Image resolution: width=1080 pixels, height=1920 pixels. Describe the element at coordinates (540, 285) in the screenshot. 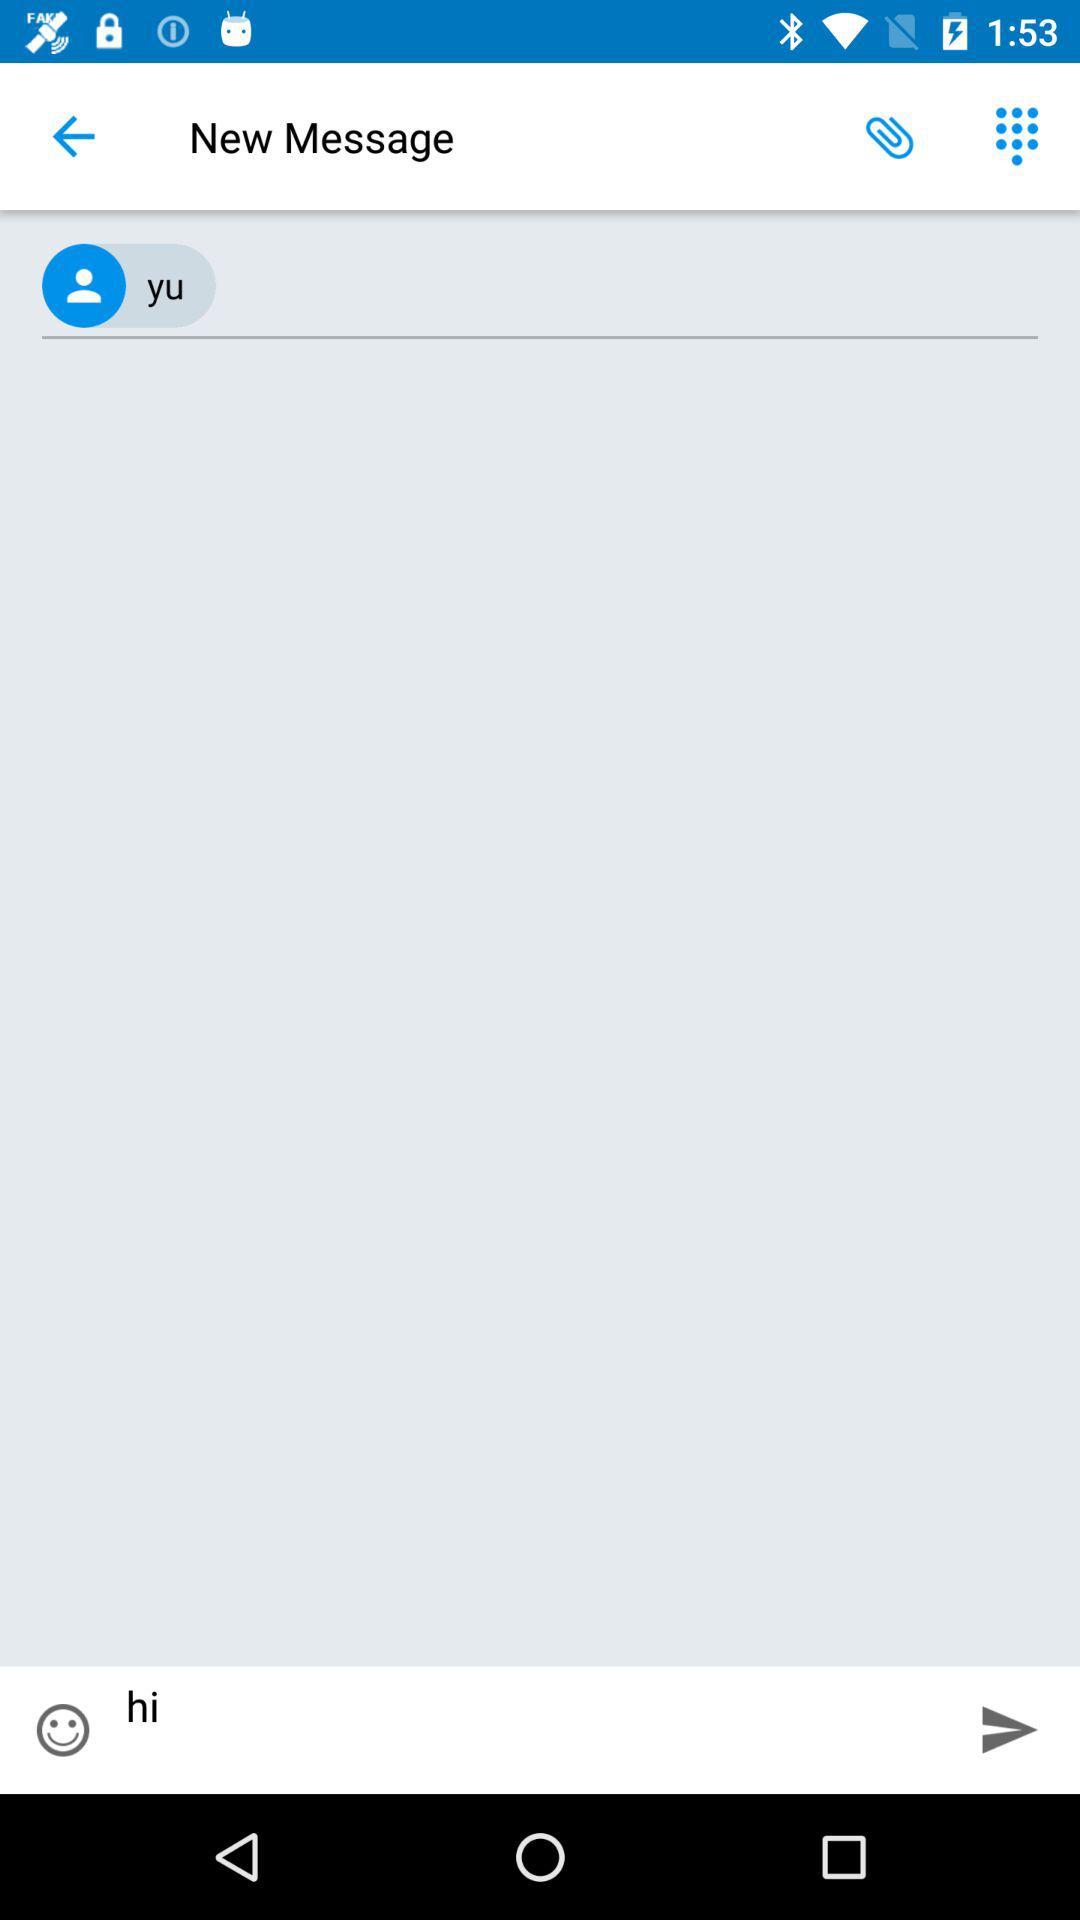

I see `the (667) 676-5778,` at that location.